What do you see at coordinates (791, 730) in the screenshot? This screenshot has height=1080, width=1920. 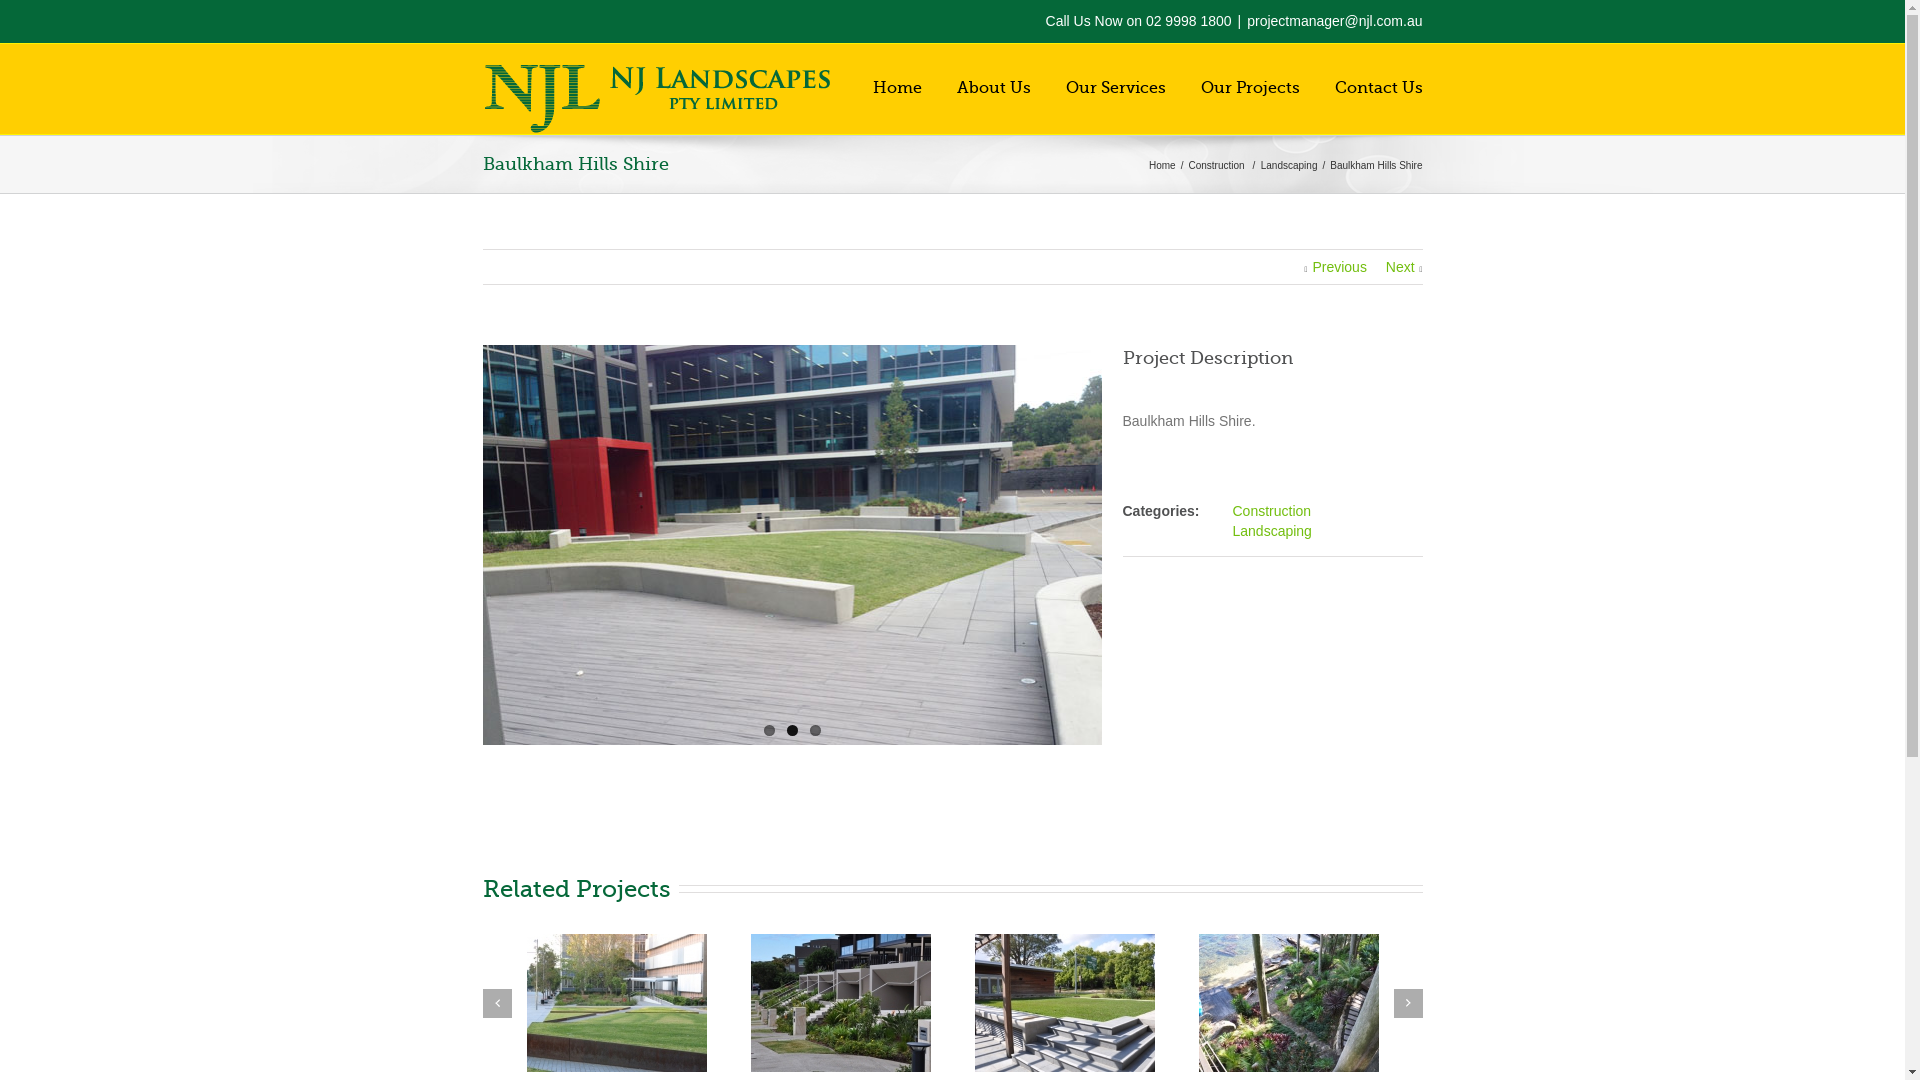 I see `'2'` at bounding box center [791, 730].